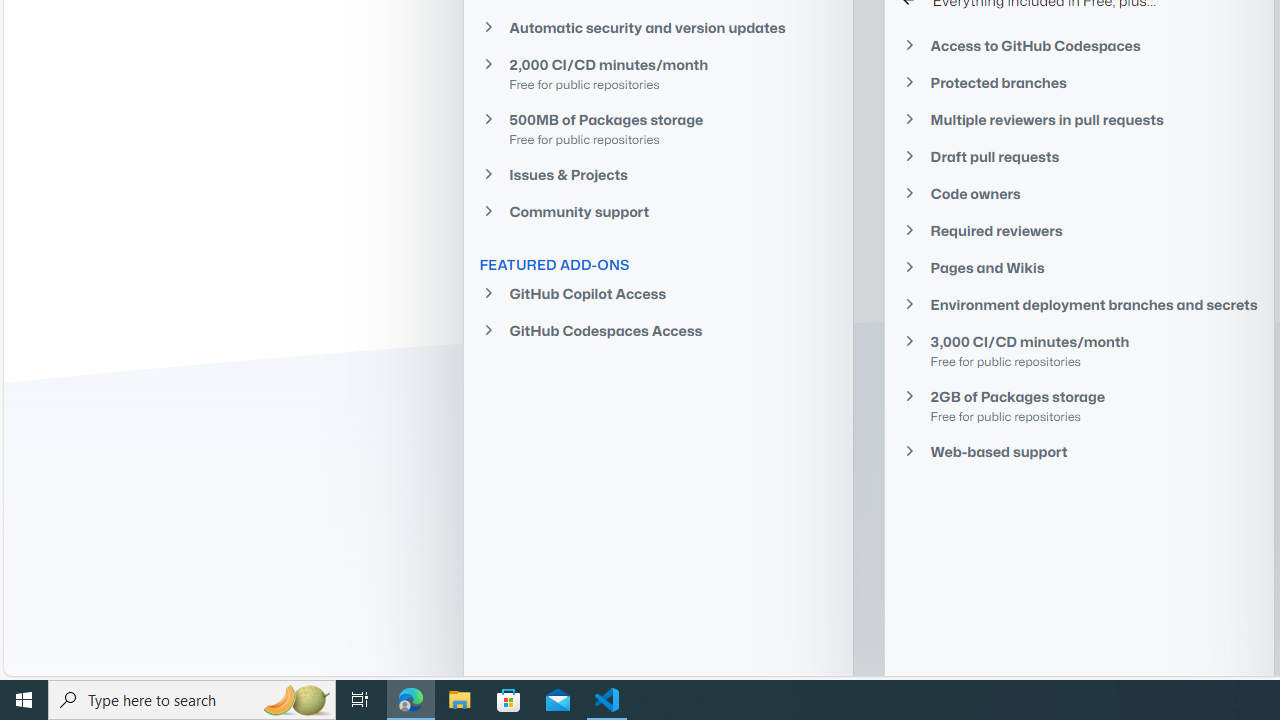 This screenshot has height=720, width=1280. Describe the element at coordinates (1078, 350) in the screenshot. I see `'3,000 CI/CD minutes/month Free for public repositories'` at that location.